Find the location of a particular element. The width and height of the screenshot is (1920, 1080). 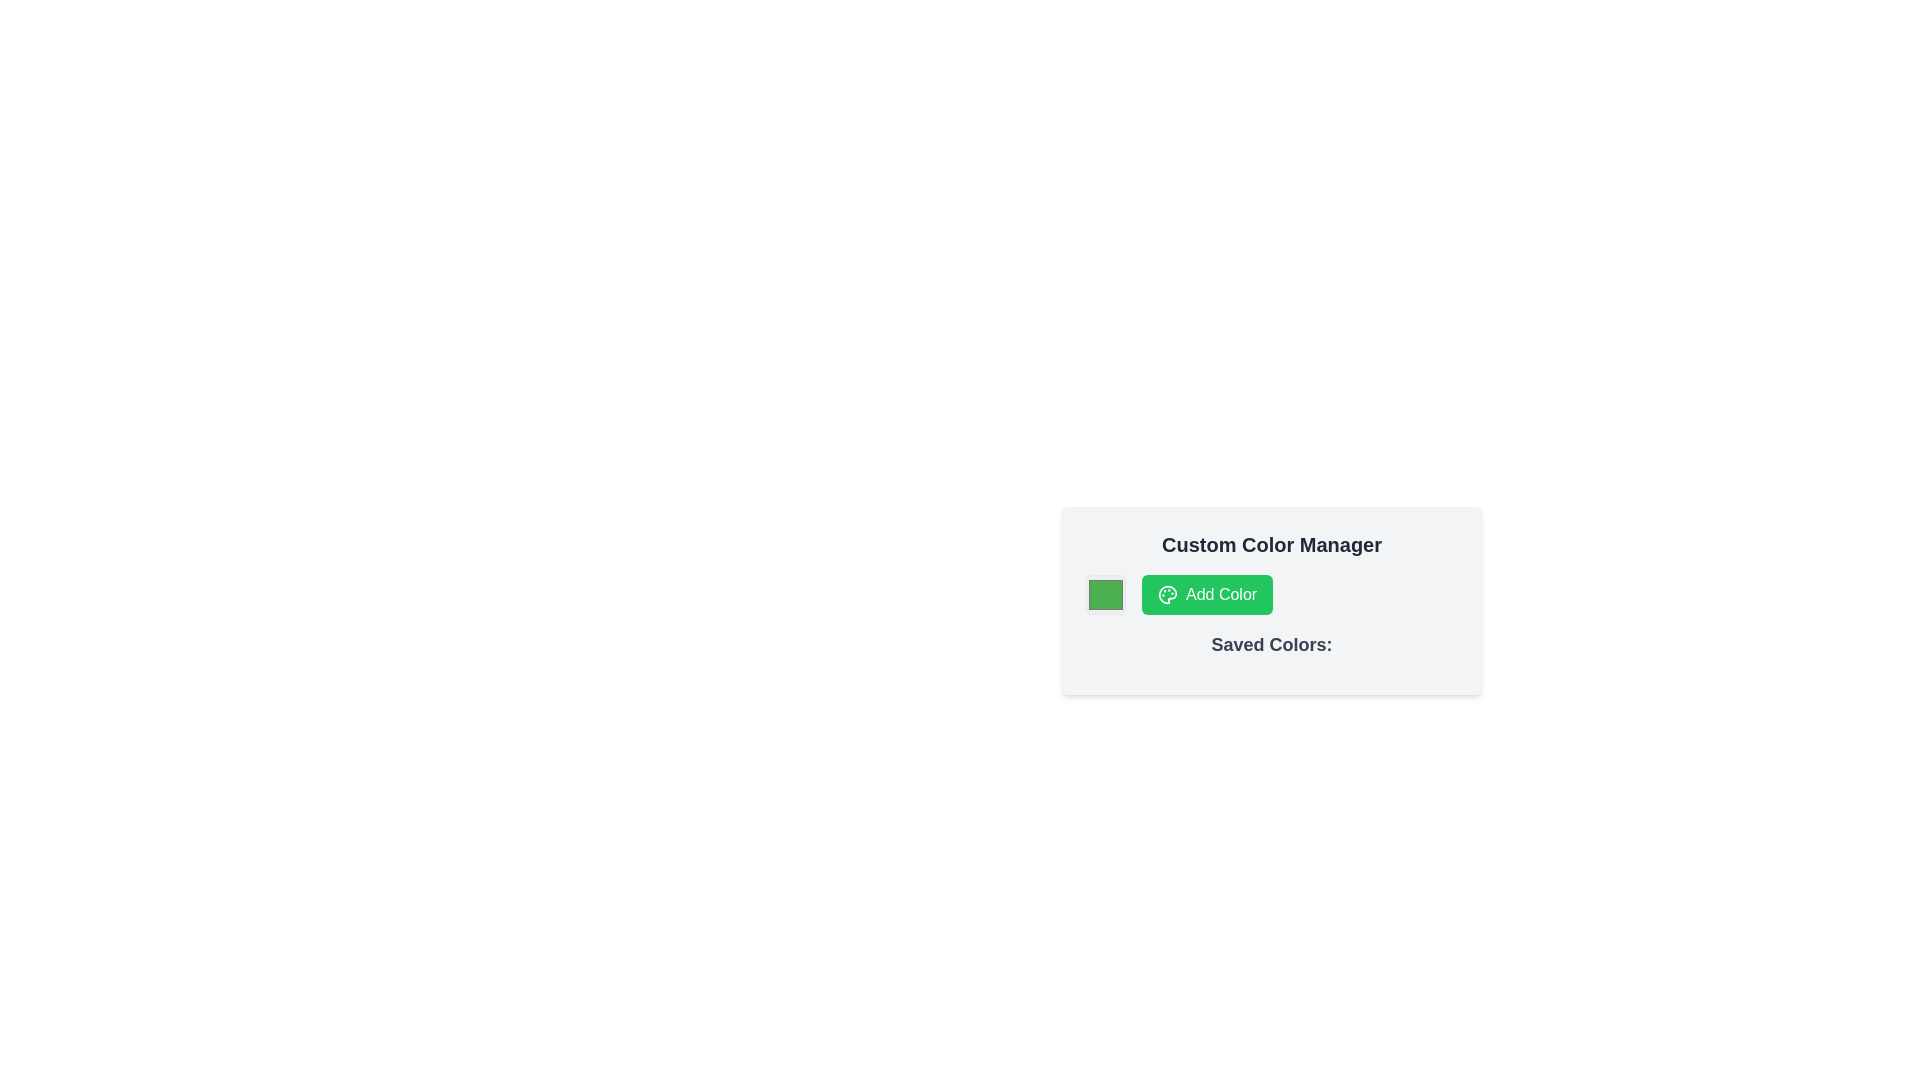

the text label that serves as a section header for saved colors, located below the 'Add Color' button and to the right of a green square color block in the 'Custom Color Manager' box is located at coordinates (1271, 644).